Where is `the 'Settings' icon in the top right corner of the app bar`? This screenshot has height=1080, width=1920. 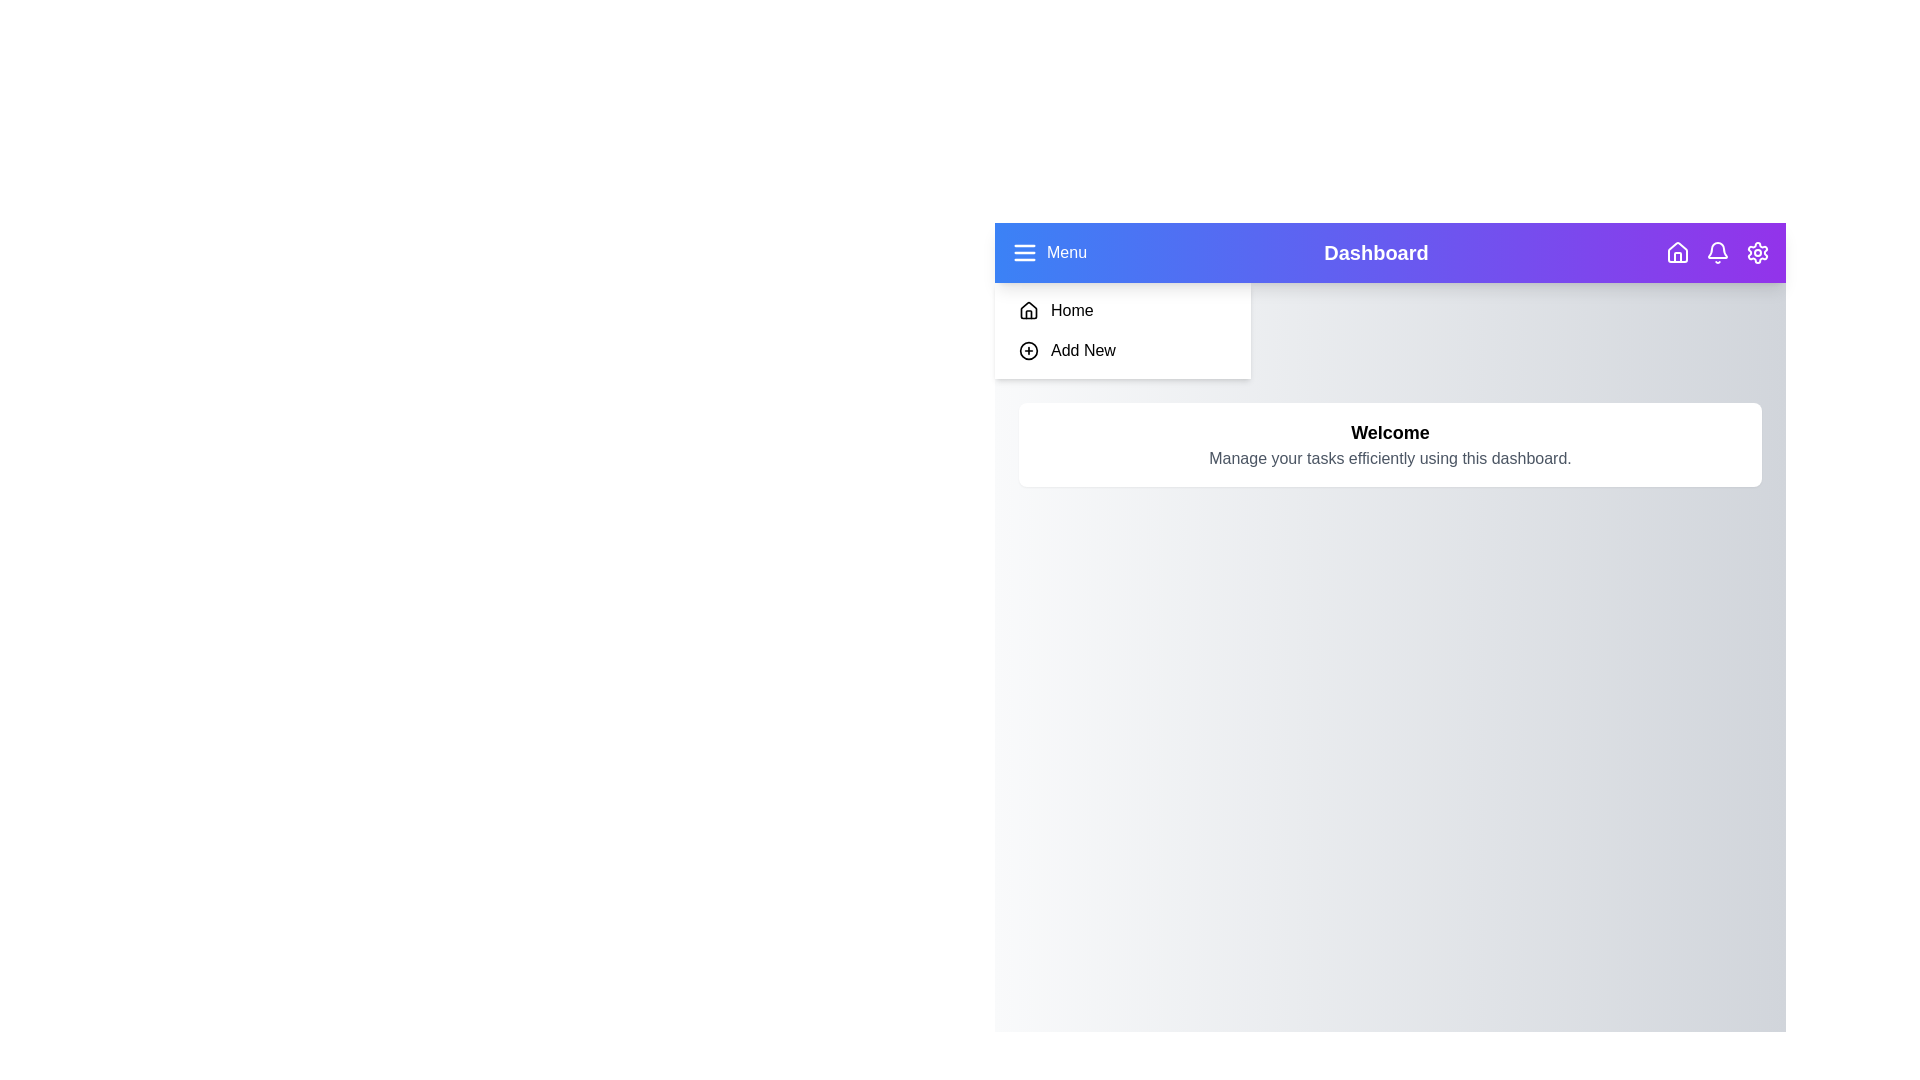 the 'Settings' icon in the top right corner of the app bar is located at coordinates (1756, 252).